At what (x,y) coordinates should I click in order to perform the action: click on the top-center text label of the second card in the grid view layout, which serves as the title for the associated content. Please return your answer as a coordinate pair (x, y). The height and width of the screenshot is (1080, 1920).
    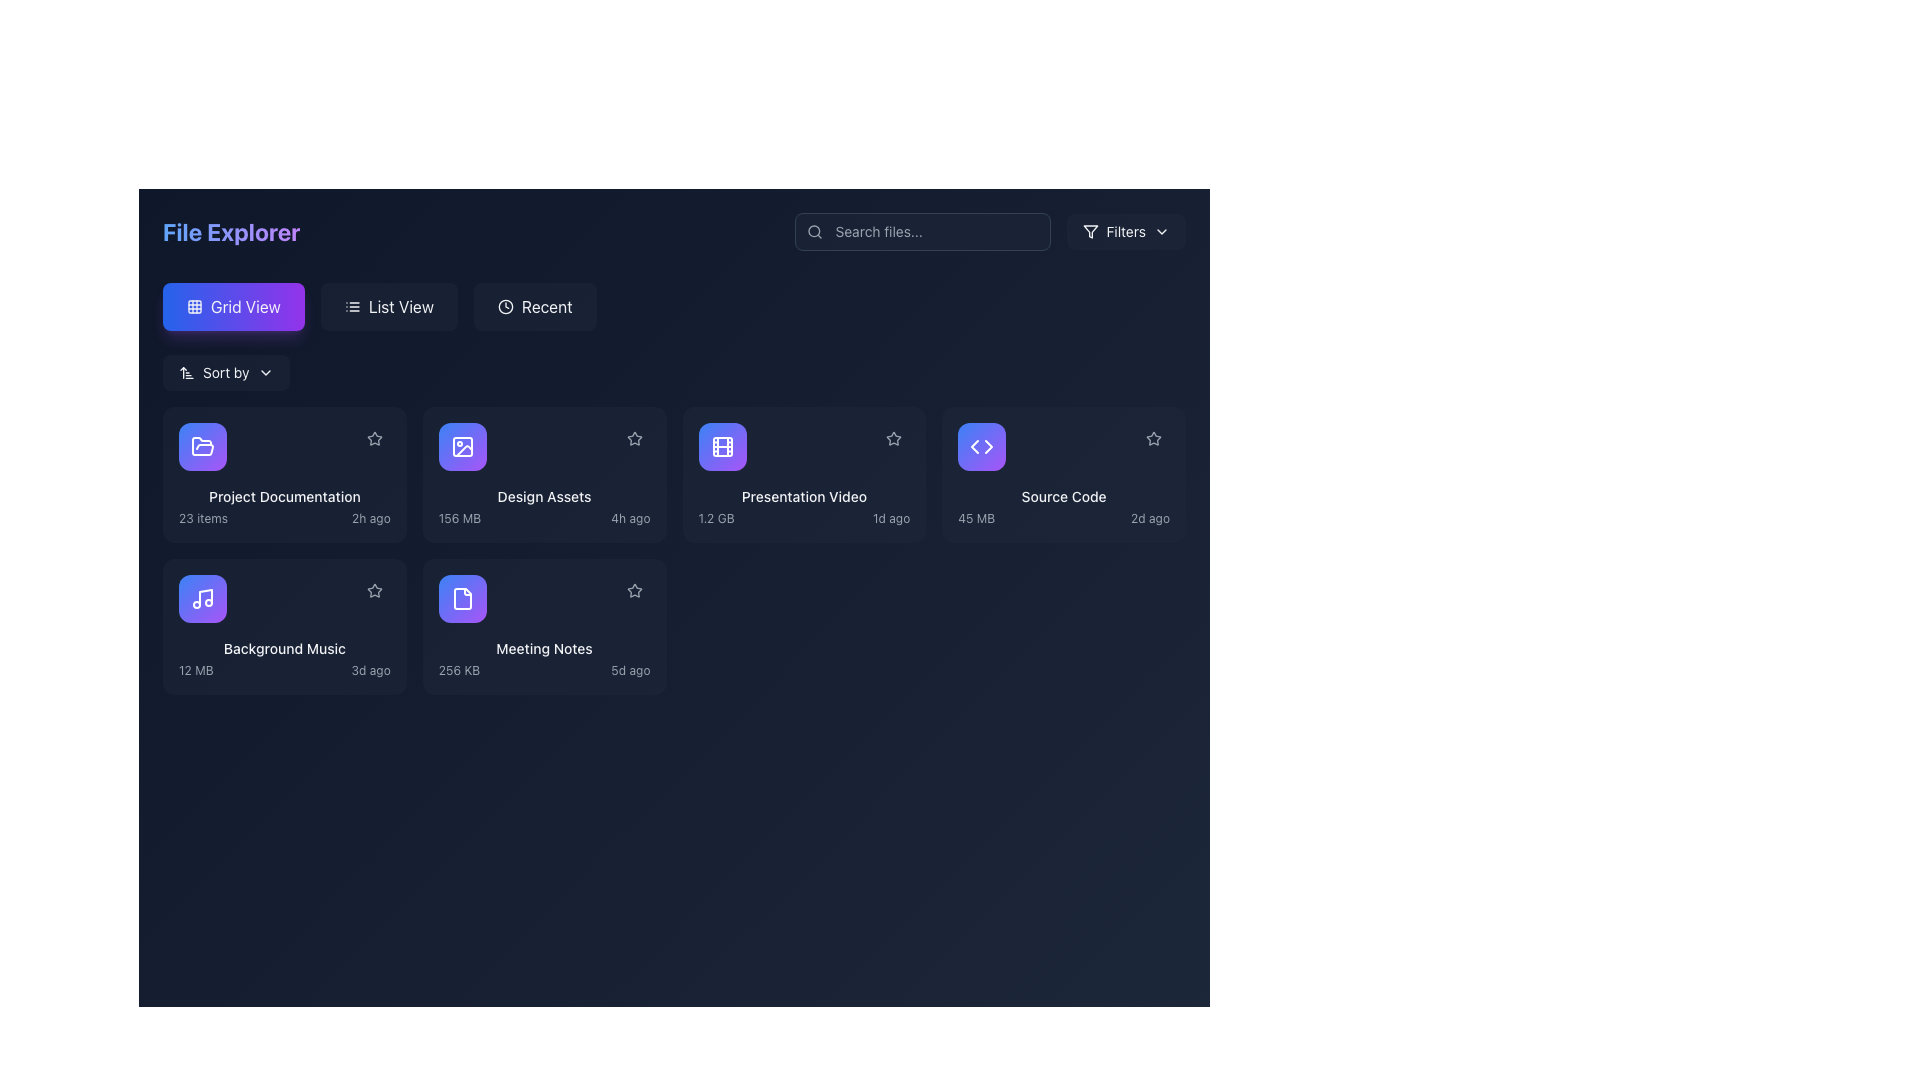
    Looking at the image, I should click on (544, 496).